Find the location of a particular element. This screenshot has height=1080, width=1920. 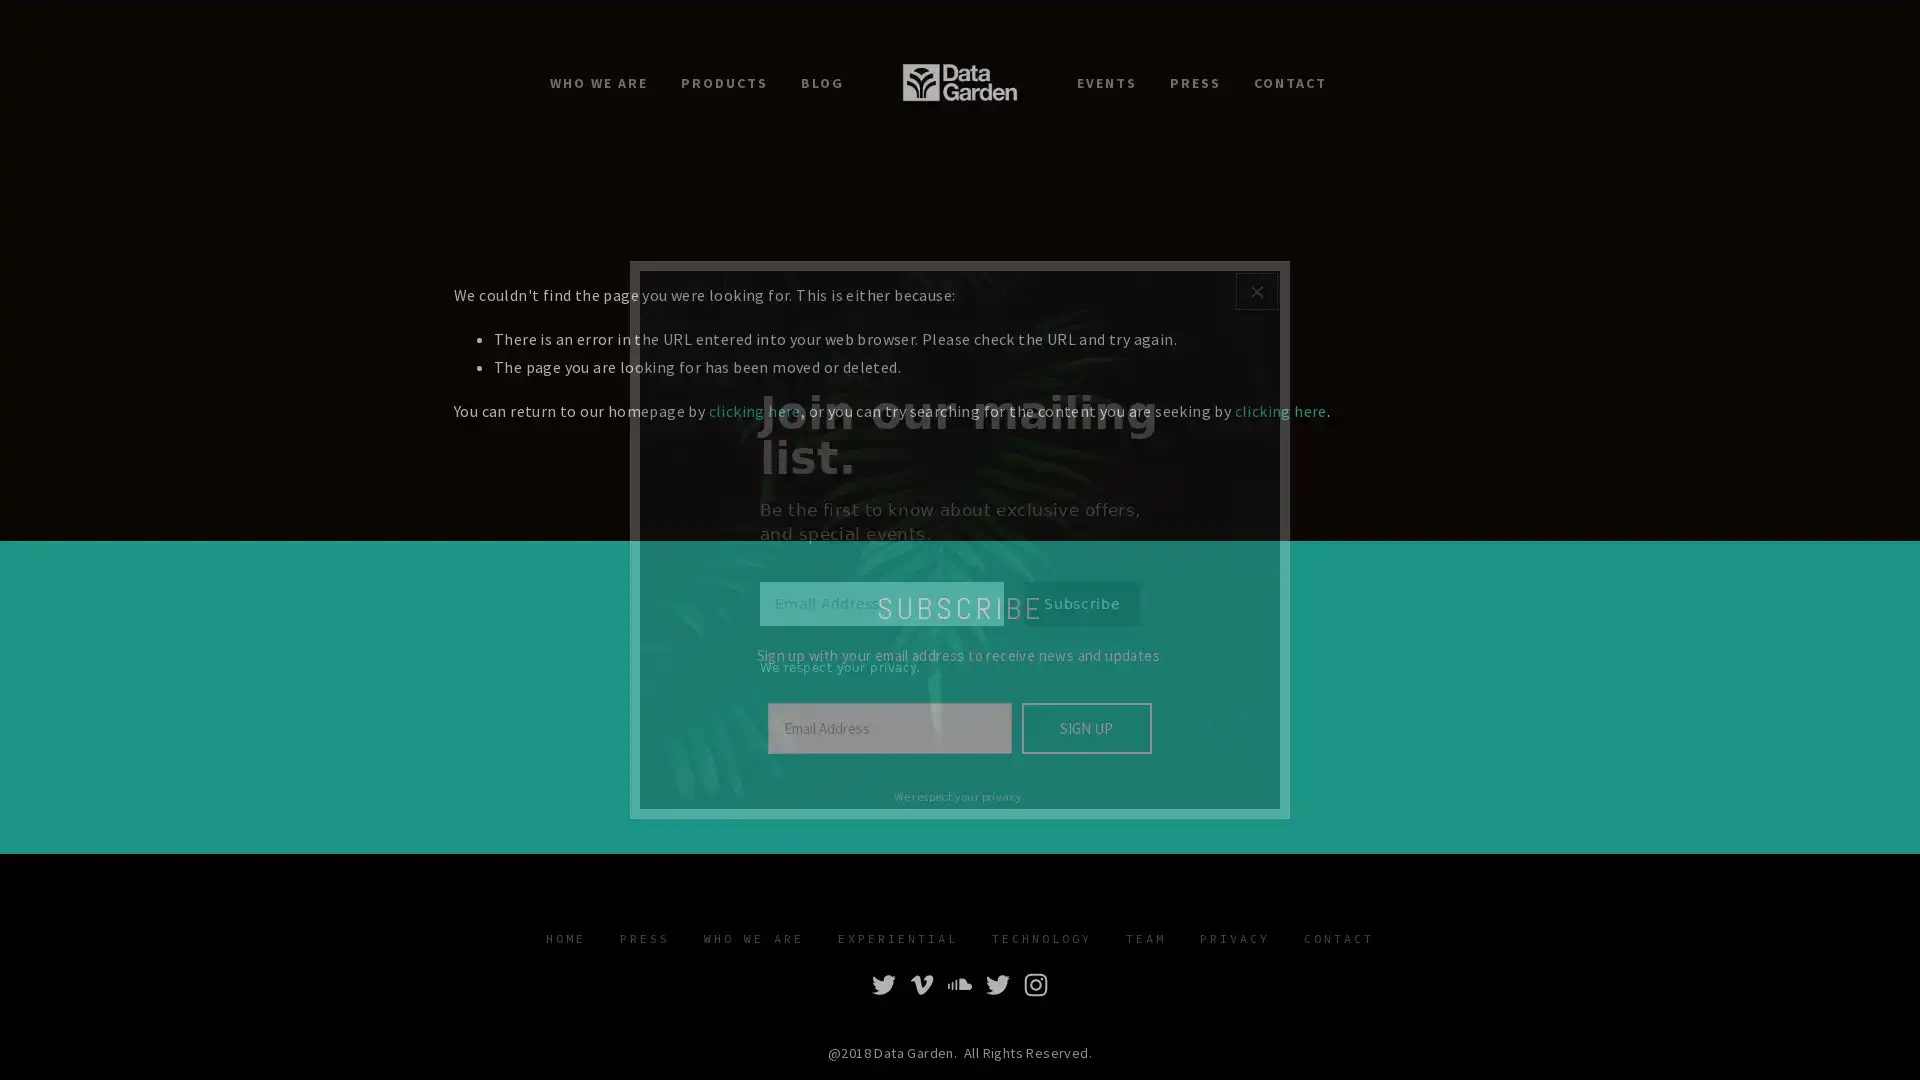

Subscribe is located at coordinates (1080, 616).